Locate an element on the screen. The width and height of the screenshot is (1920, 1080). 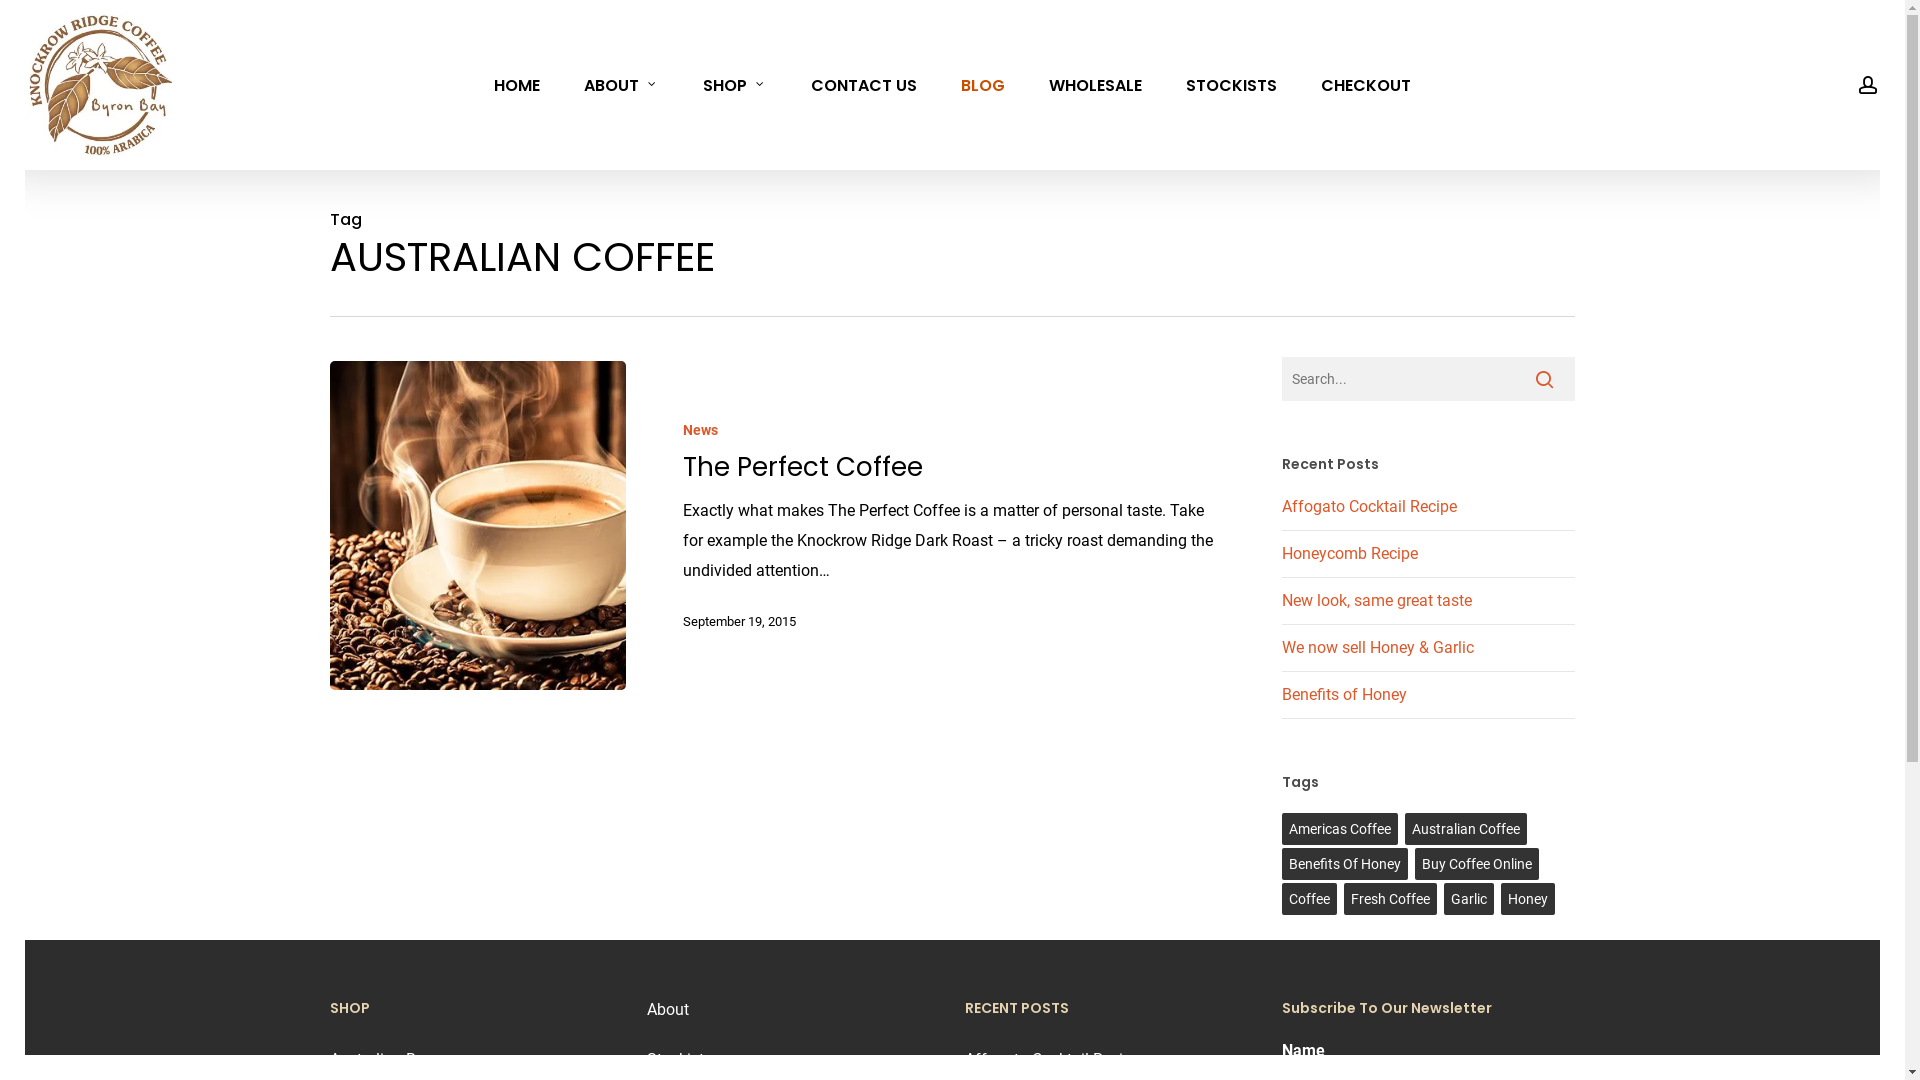
'Buy Coffee Online' is located at coordinates (1477, 863).